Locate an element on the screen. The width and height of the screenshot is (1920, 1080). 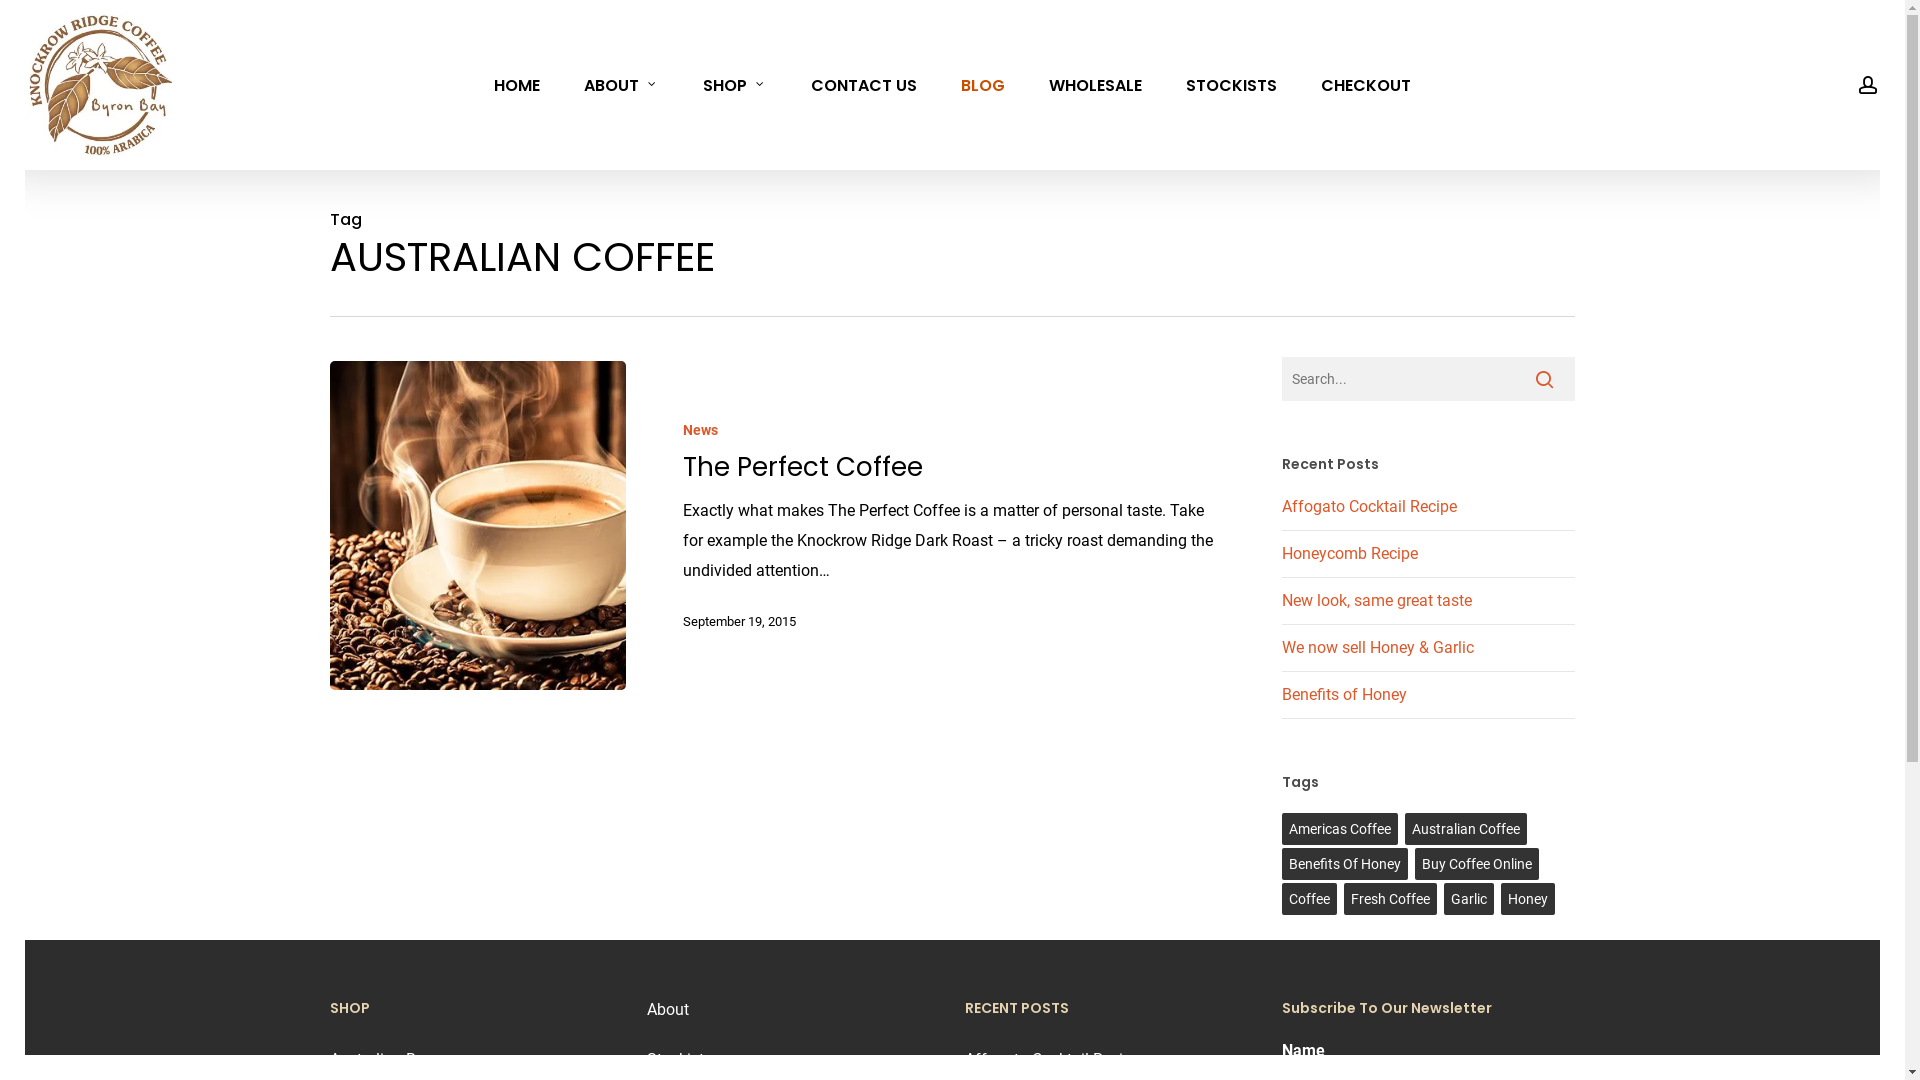
'Buy Coffee Online' is located at coordinates (1477, 863).